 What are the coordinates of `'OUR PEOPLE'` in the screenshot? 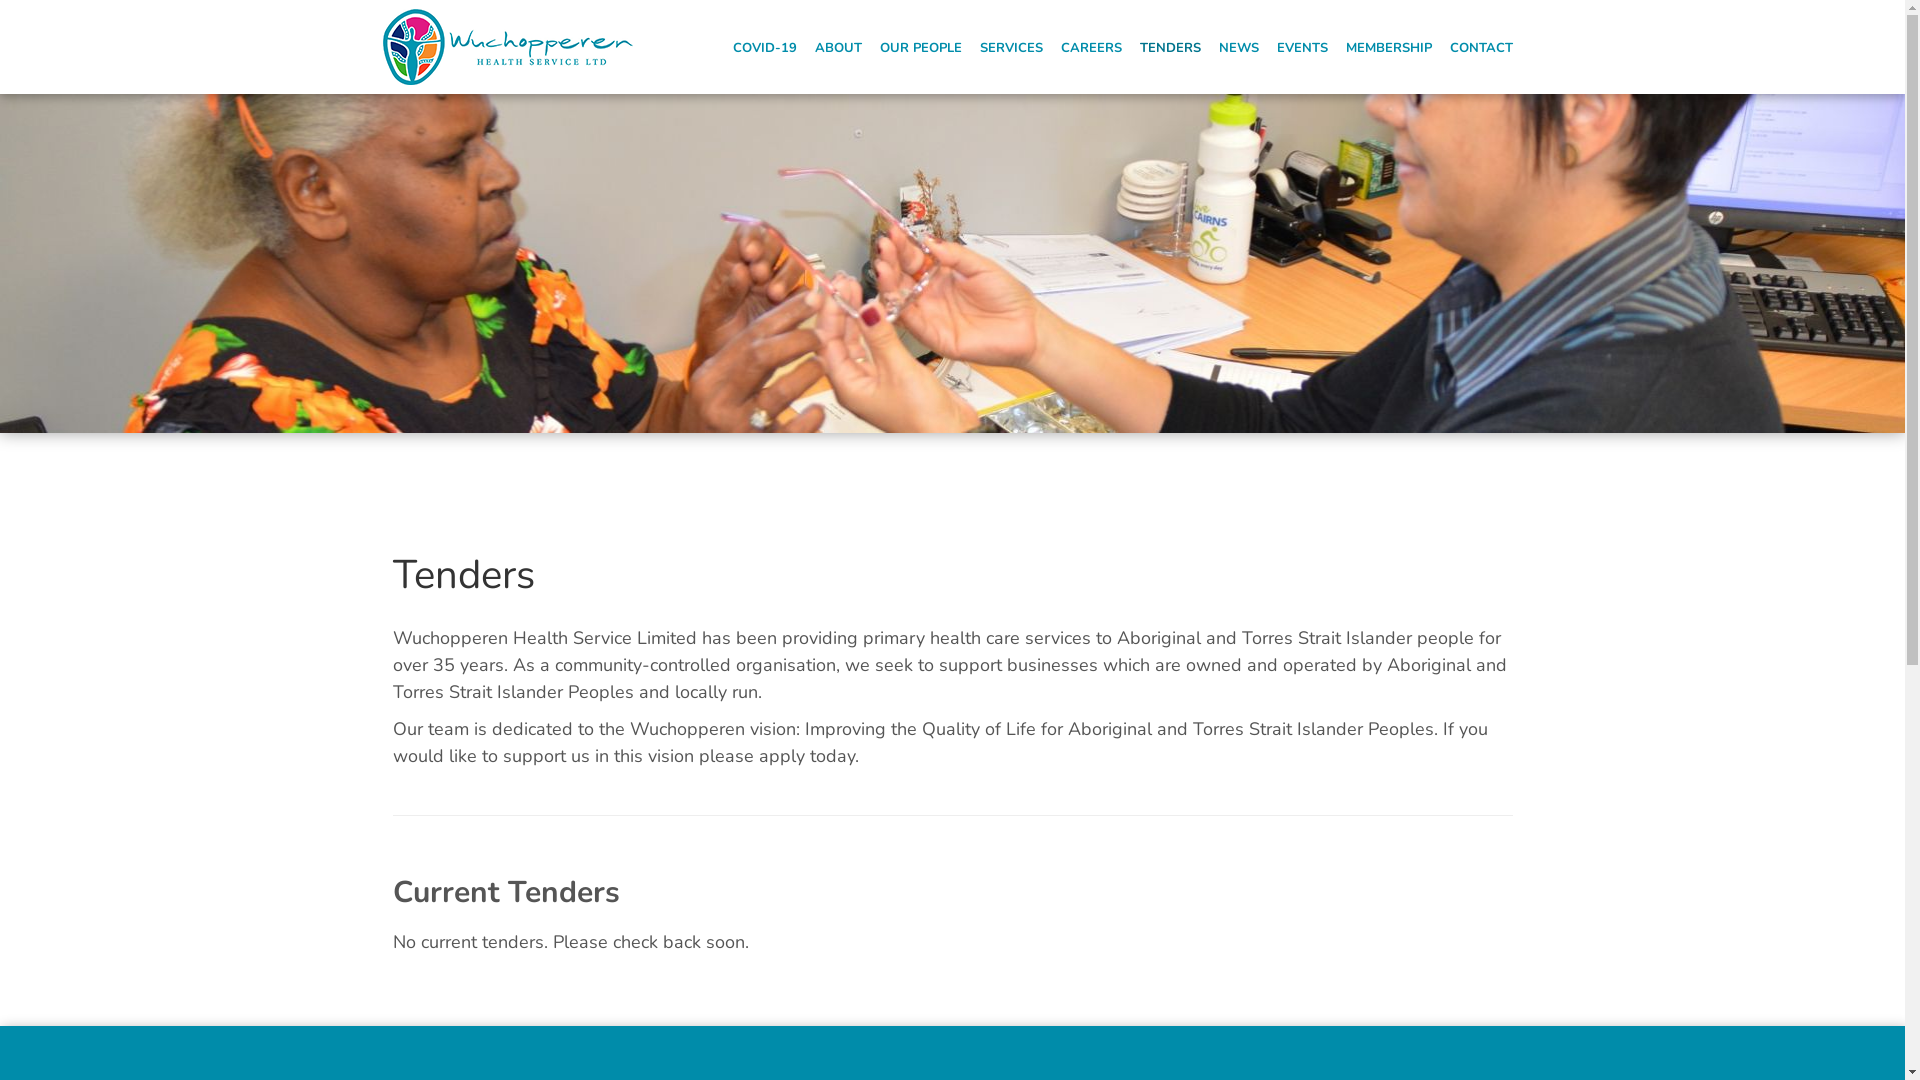 It's located at (920, 46).